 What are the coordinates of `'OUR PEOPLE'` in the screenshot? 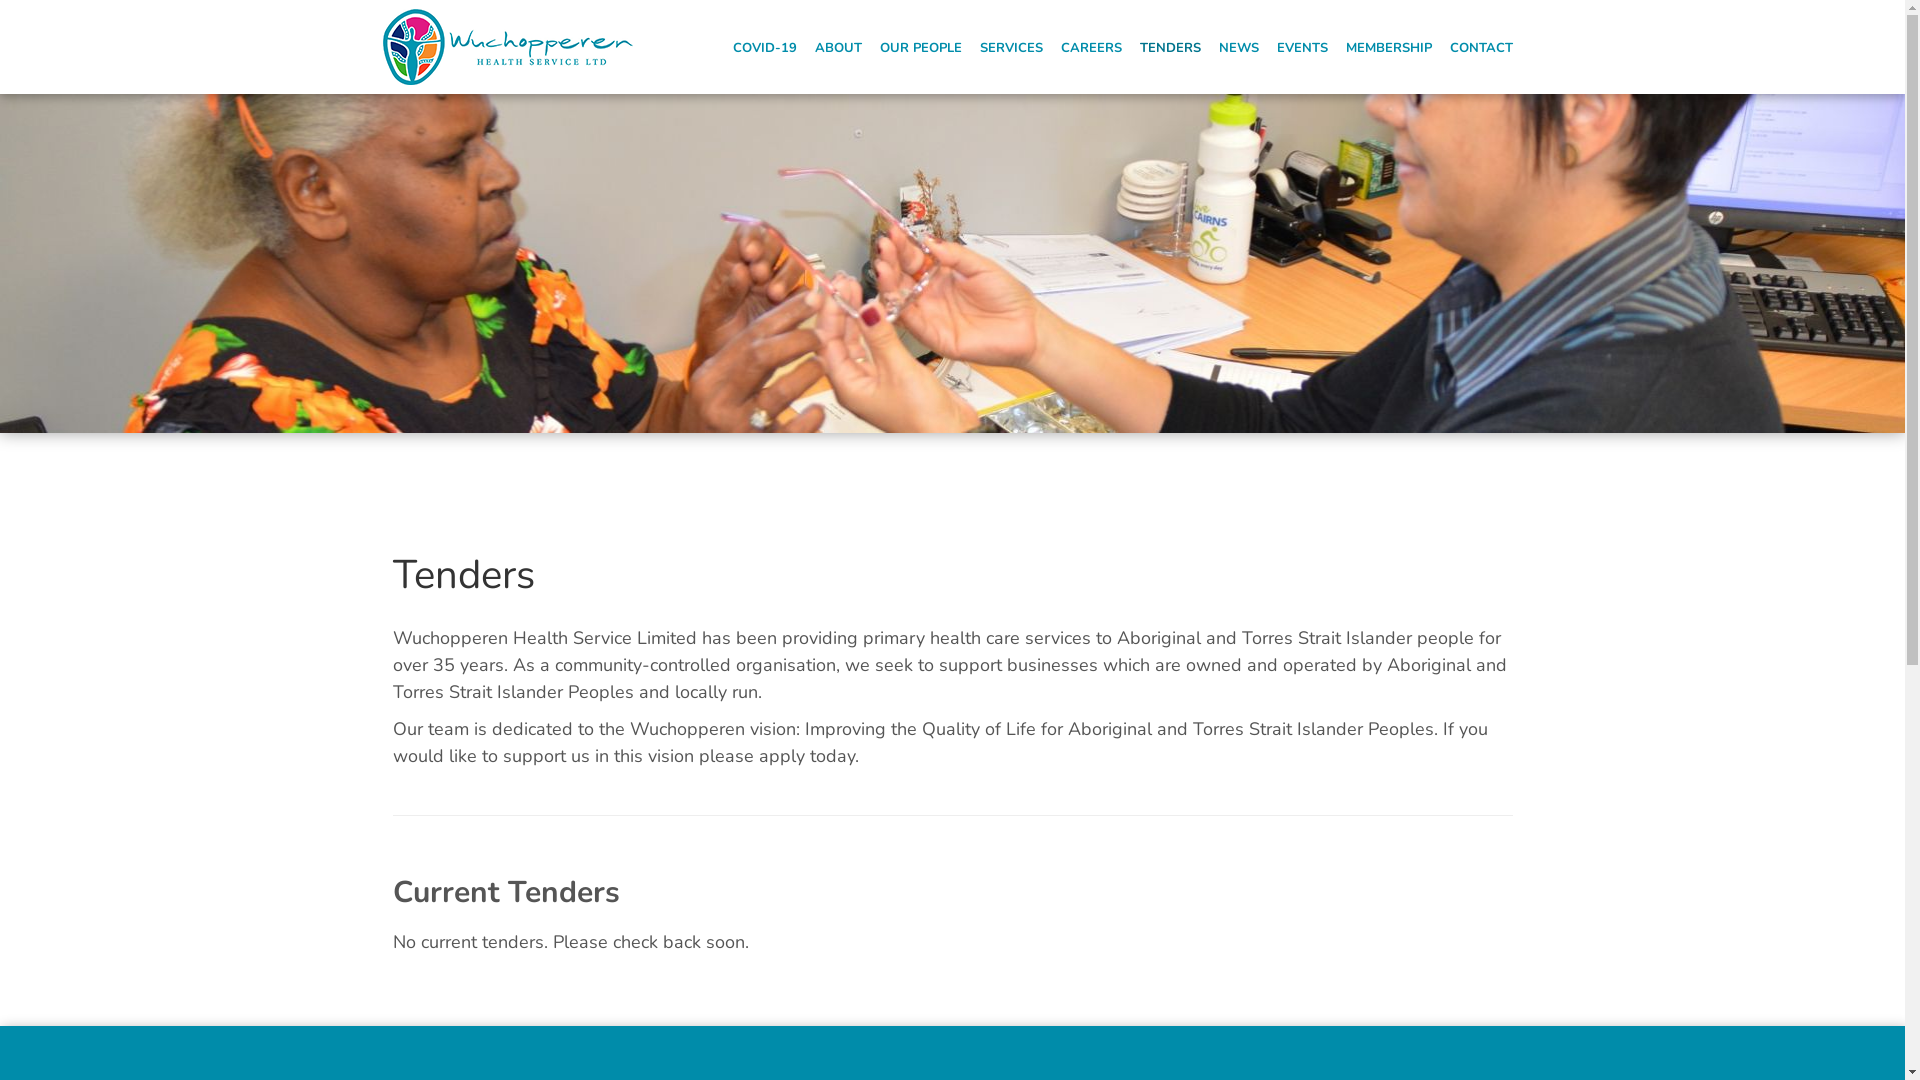 It's located at (920, 46).